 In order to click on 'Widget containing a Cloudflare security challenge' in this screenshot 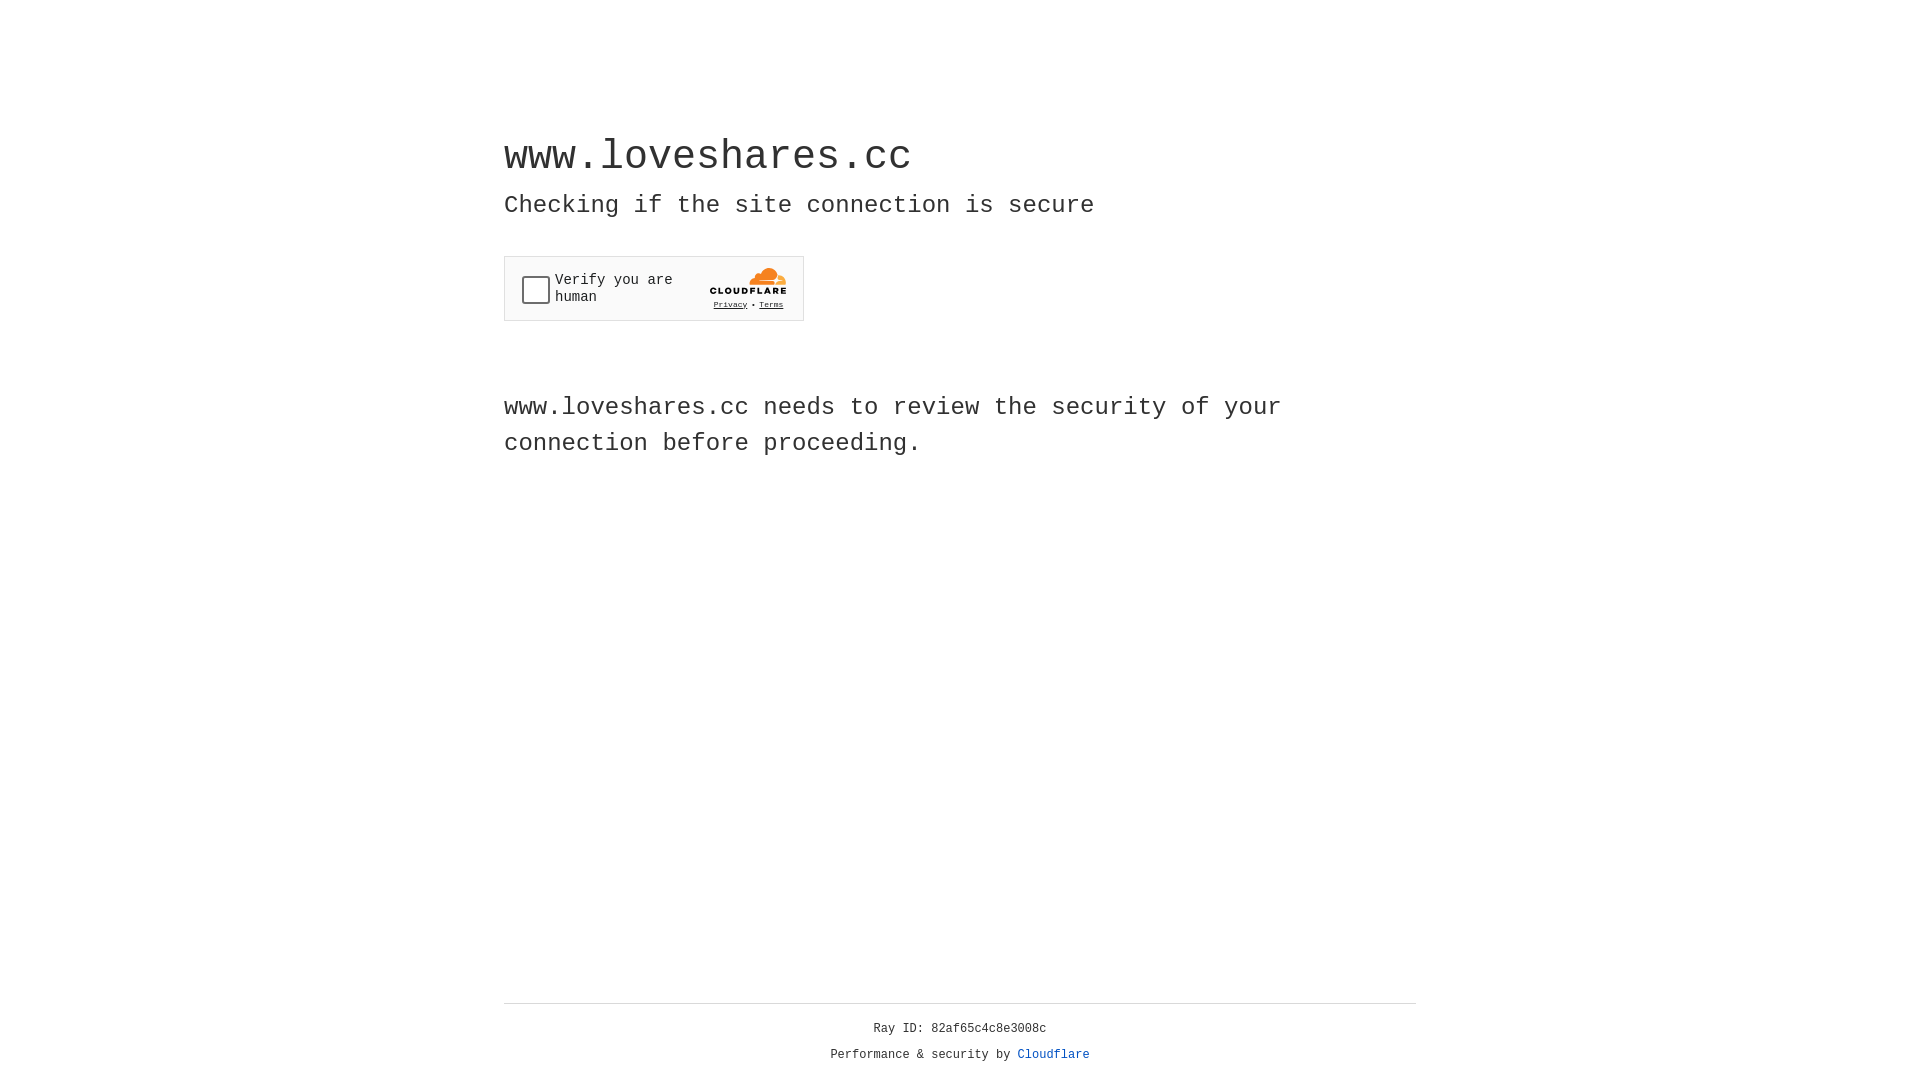, I will do `click(653, 288)`.